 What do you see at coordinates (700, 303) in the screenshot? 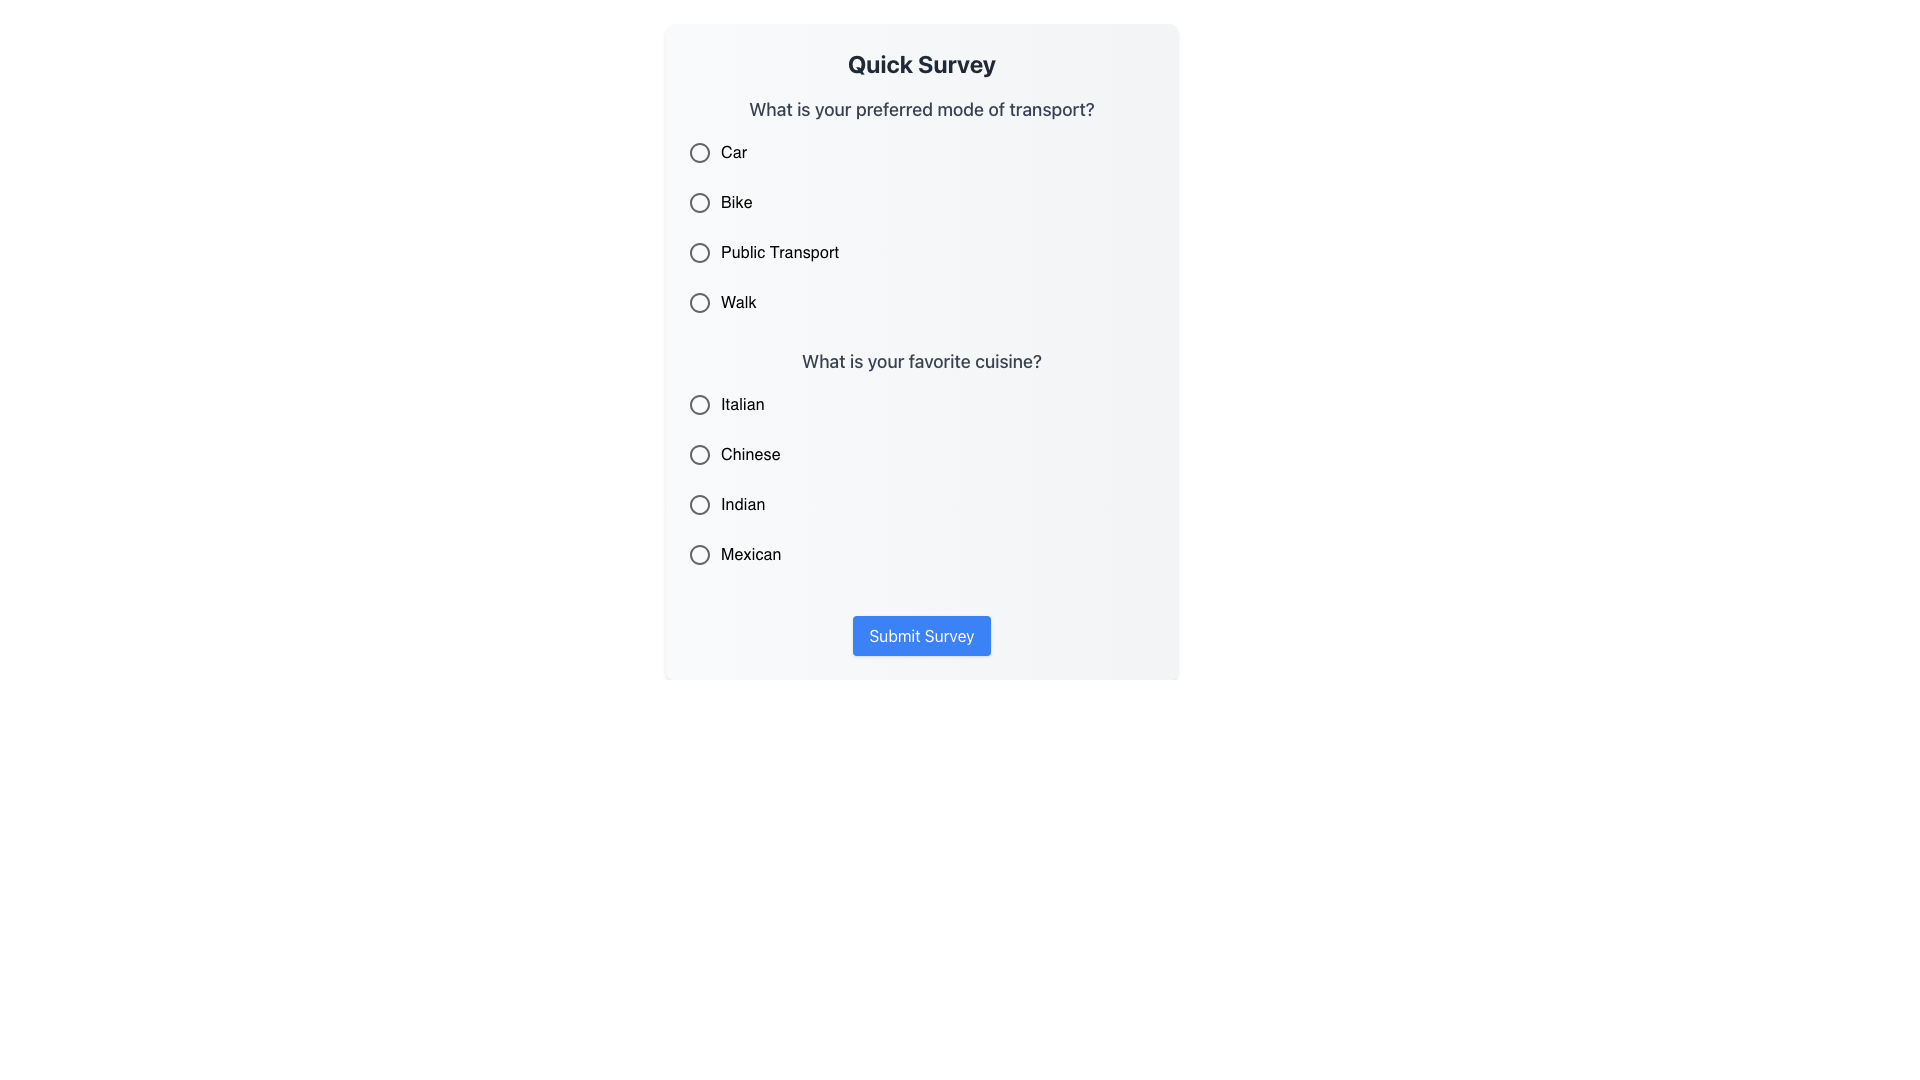
I see `the circular radio button styled as an outline with a hollow center, located adjacent to the text 'Walk'` at bounding box center [700, 303].